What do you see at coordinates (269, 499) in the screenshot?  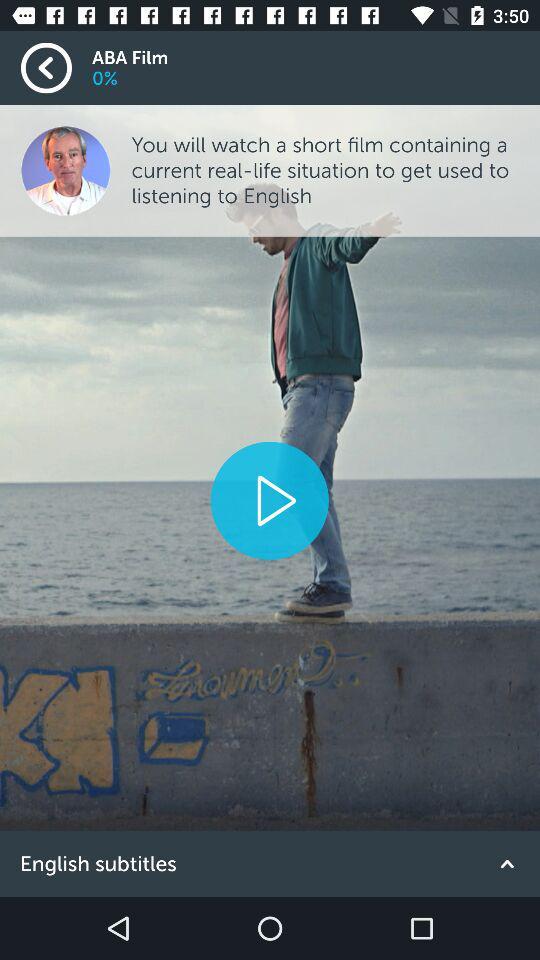 I see `video` at bounding box center [269, 499].